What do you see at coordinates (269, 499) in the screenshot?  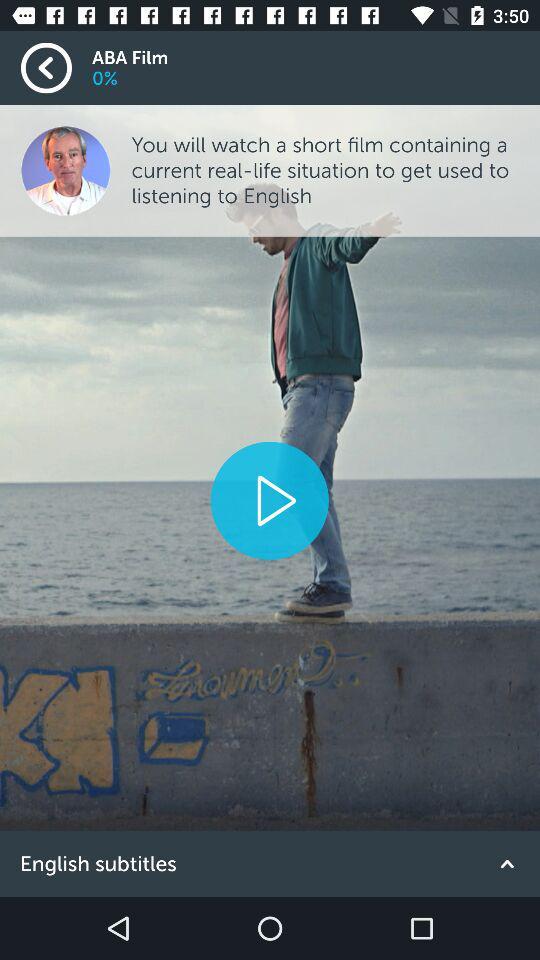 I see `video` at bounding box center [269, 499].